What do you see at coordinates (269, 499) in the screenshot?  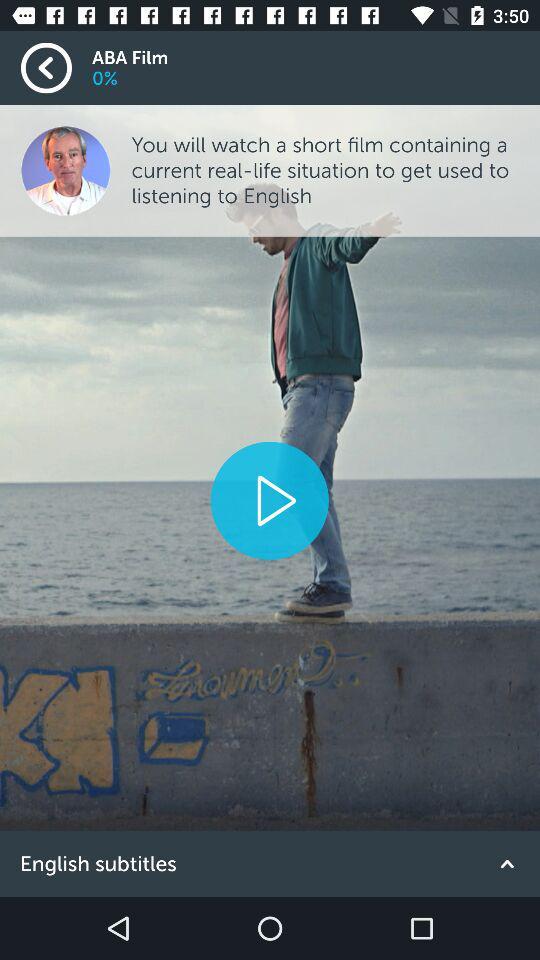 I see `video` at bounding box center [269, 499].